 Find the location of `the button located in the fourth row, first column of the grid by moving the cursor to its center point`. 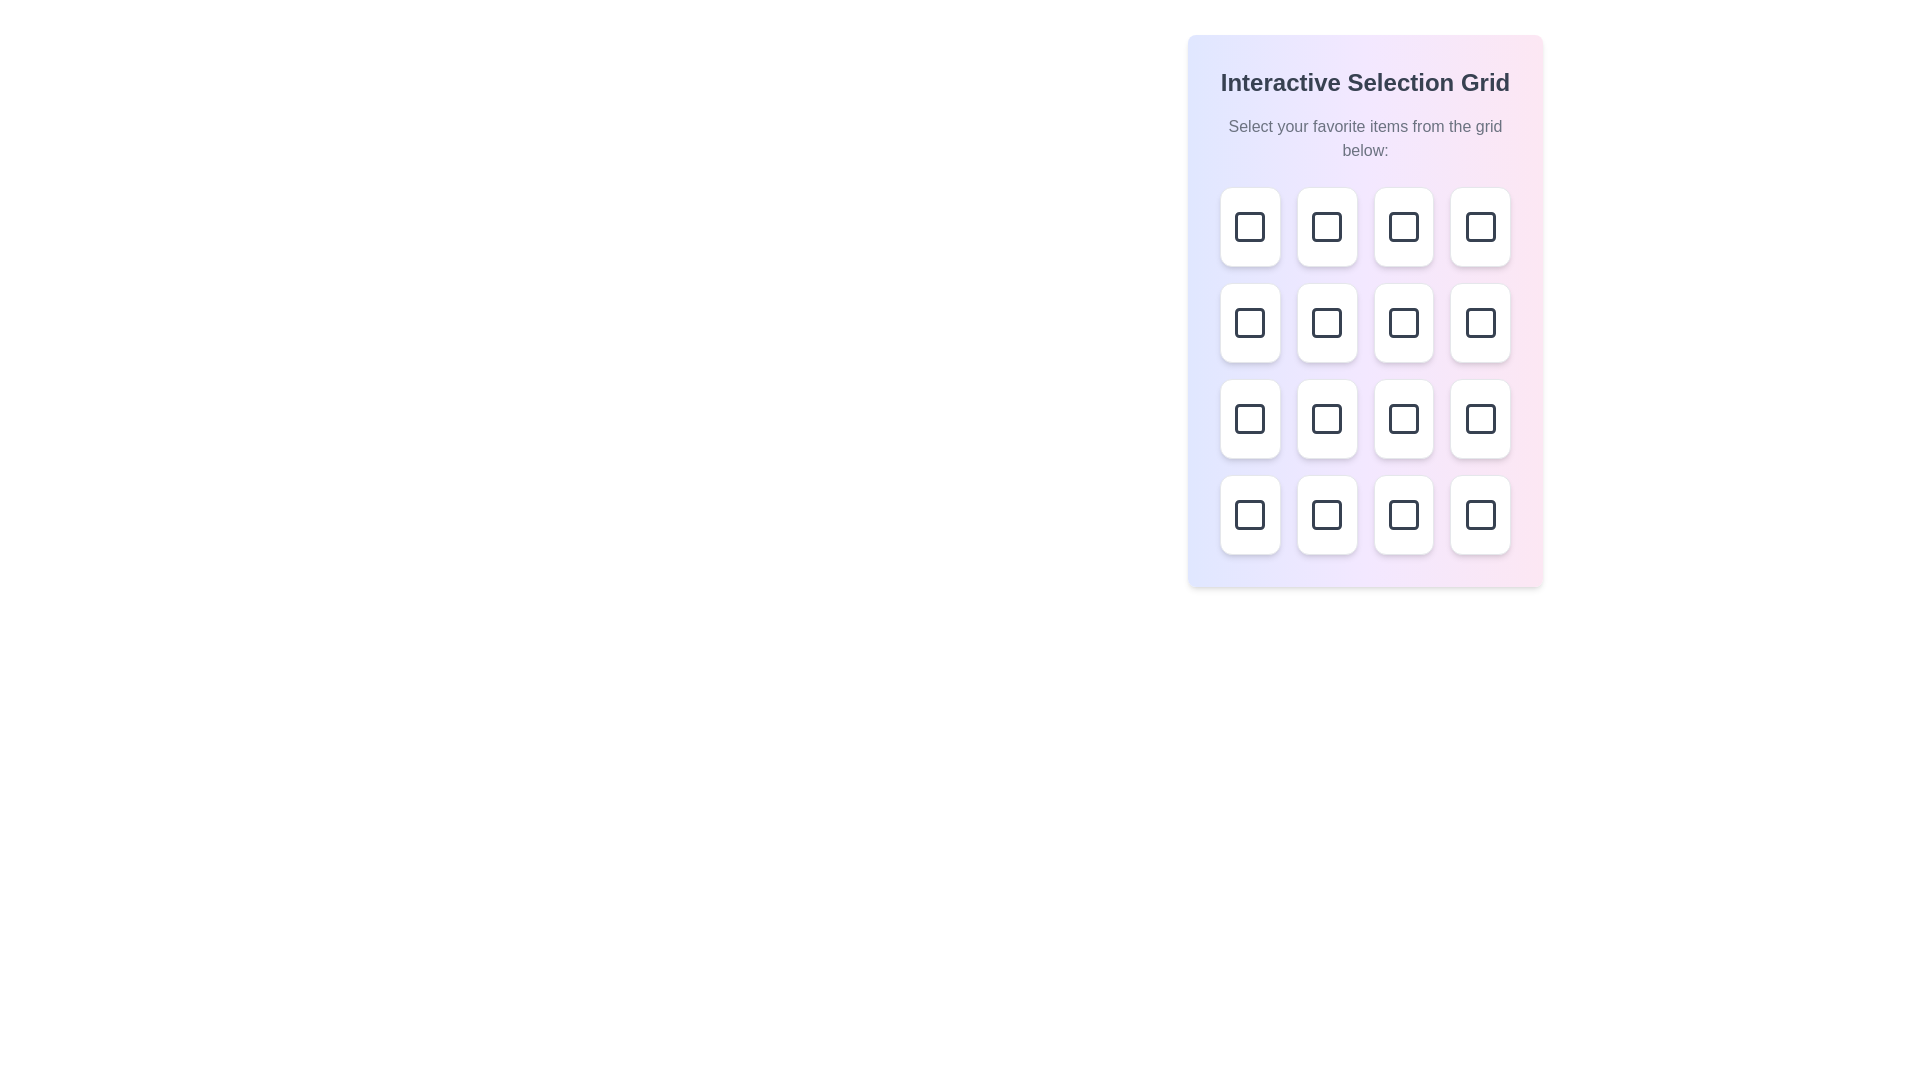

the button located in the fourth row, first column of the grid by moving the cursor to its center point is located at coordinates (1249, 418).